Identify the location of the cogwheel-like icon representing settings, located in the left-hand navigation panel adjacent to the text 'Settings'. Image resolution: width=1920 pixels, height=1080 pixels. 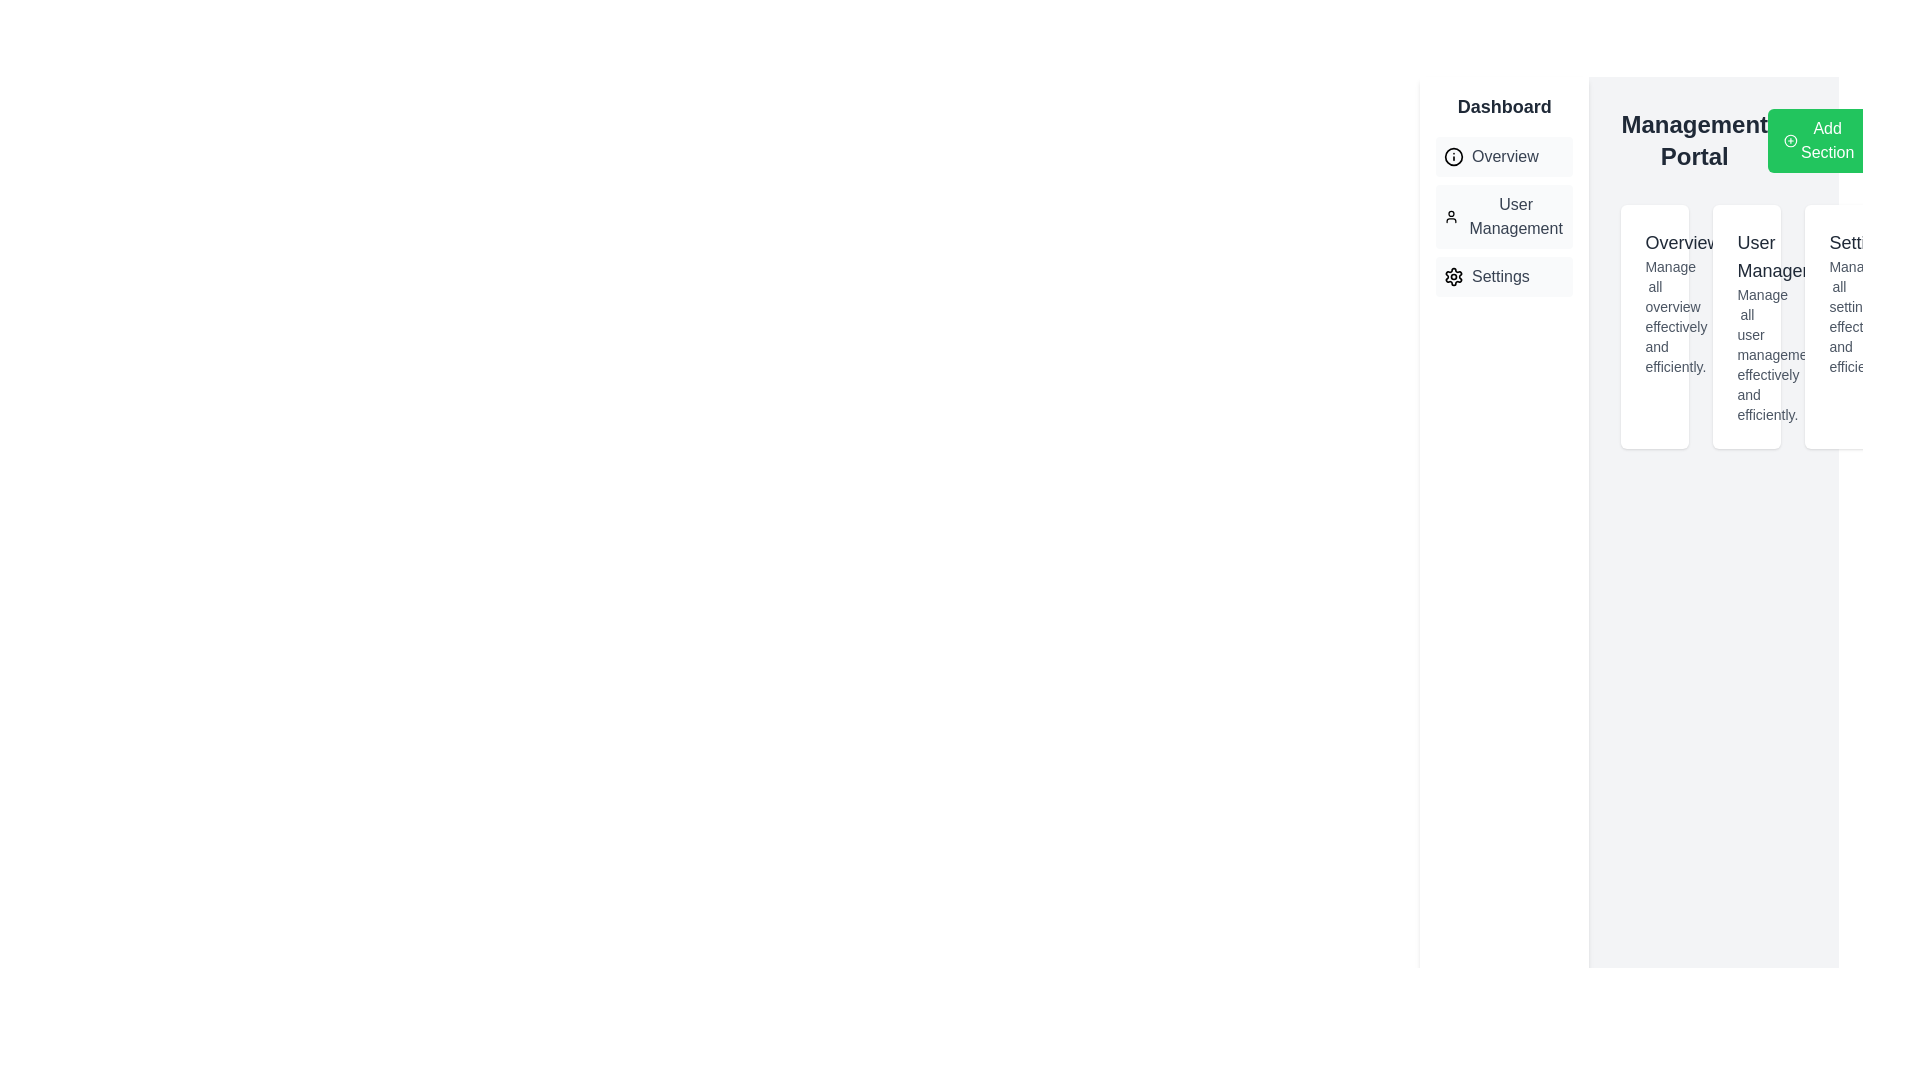
(1454, 277).